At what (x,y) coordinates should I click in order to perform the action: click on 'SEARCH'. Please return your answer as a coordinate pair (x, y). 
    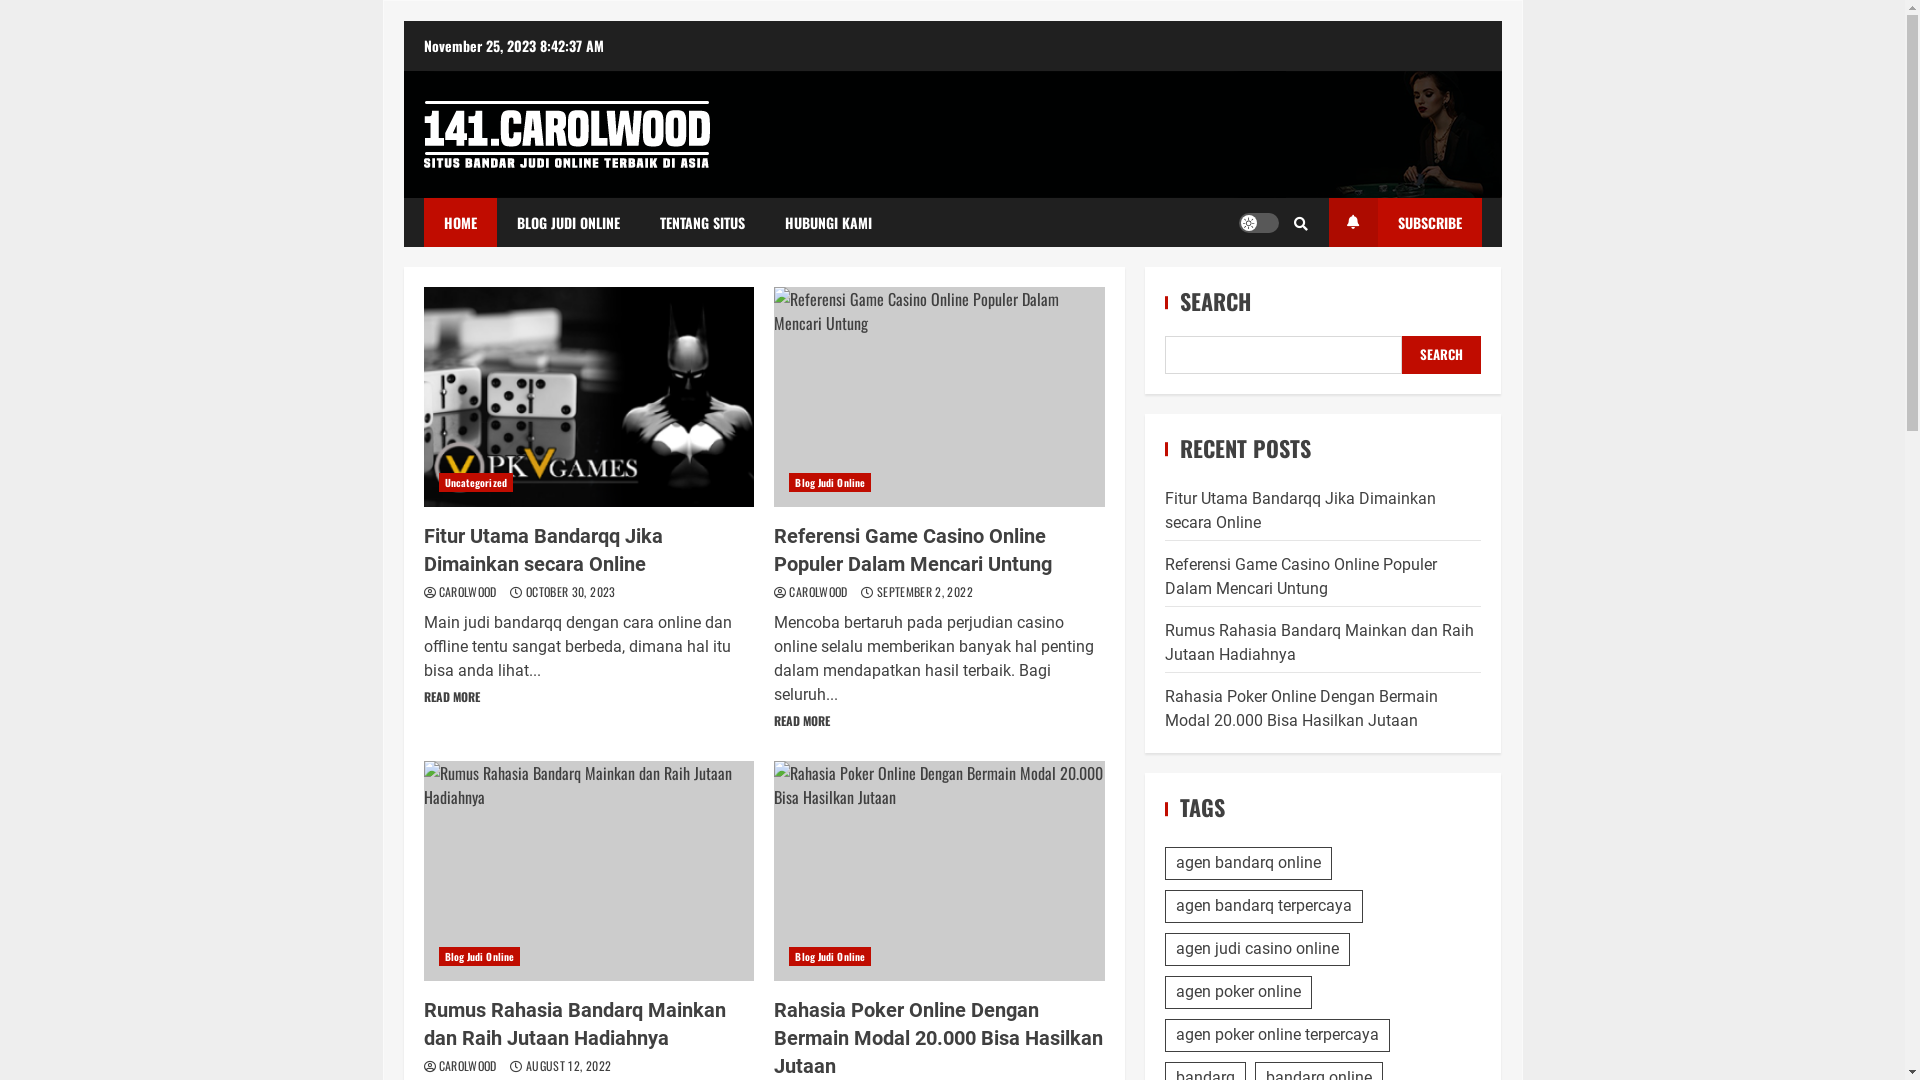
    Looking at the image, I should click on (1441, 353).